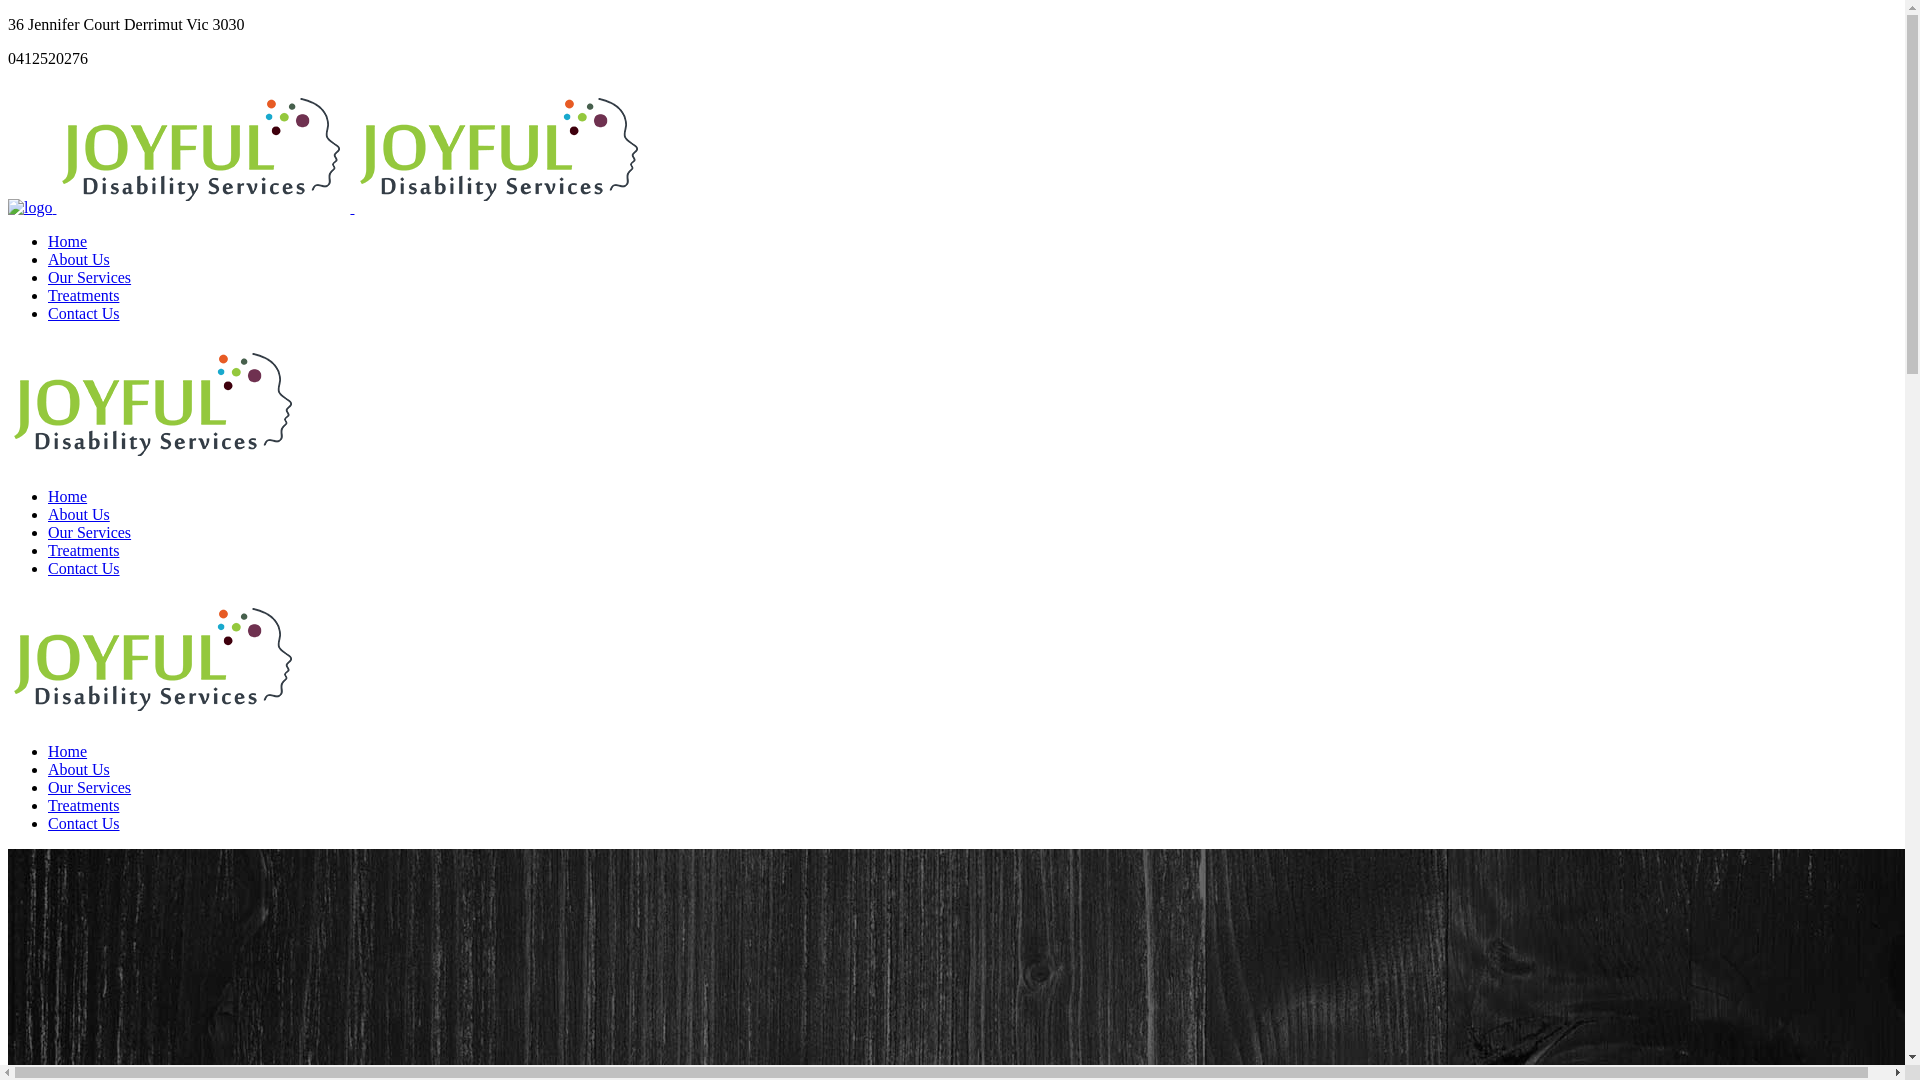  Describe the element at coordinates (82, 550) in the screenshot. I see `'Treatments'` at that location.